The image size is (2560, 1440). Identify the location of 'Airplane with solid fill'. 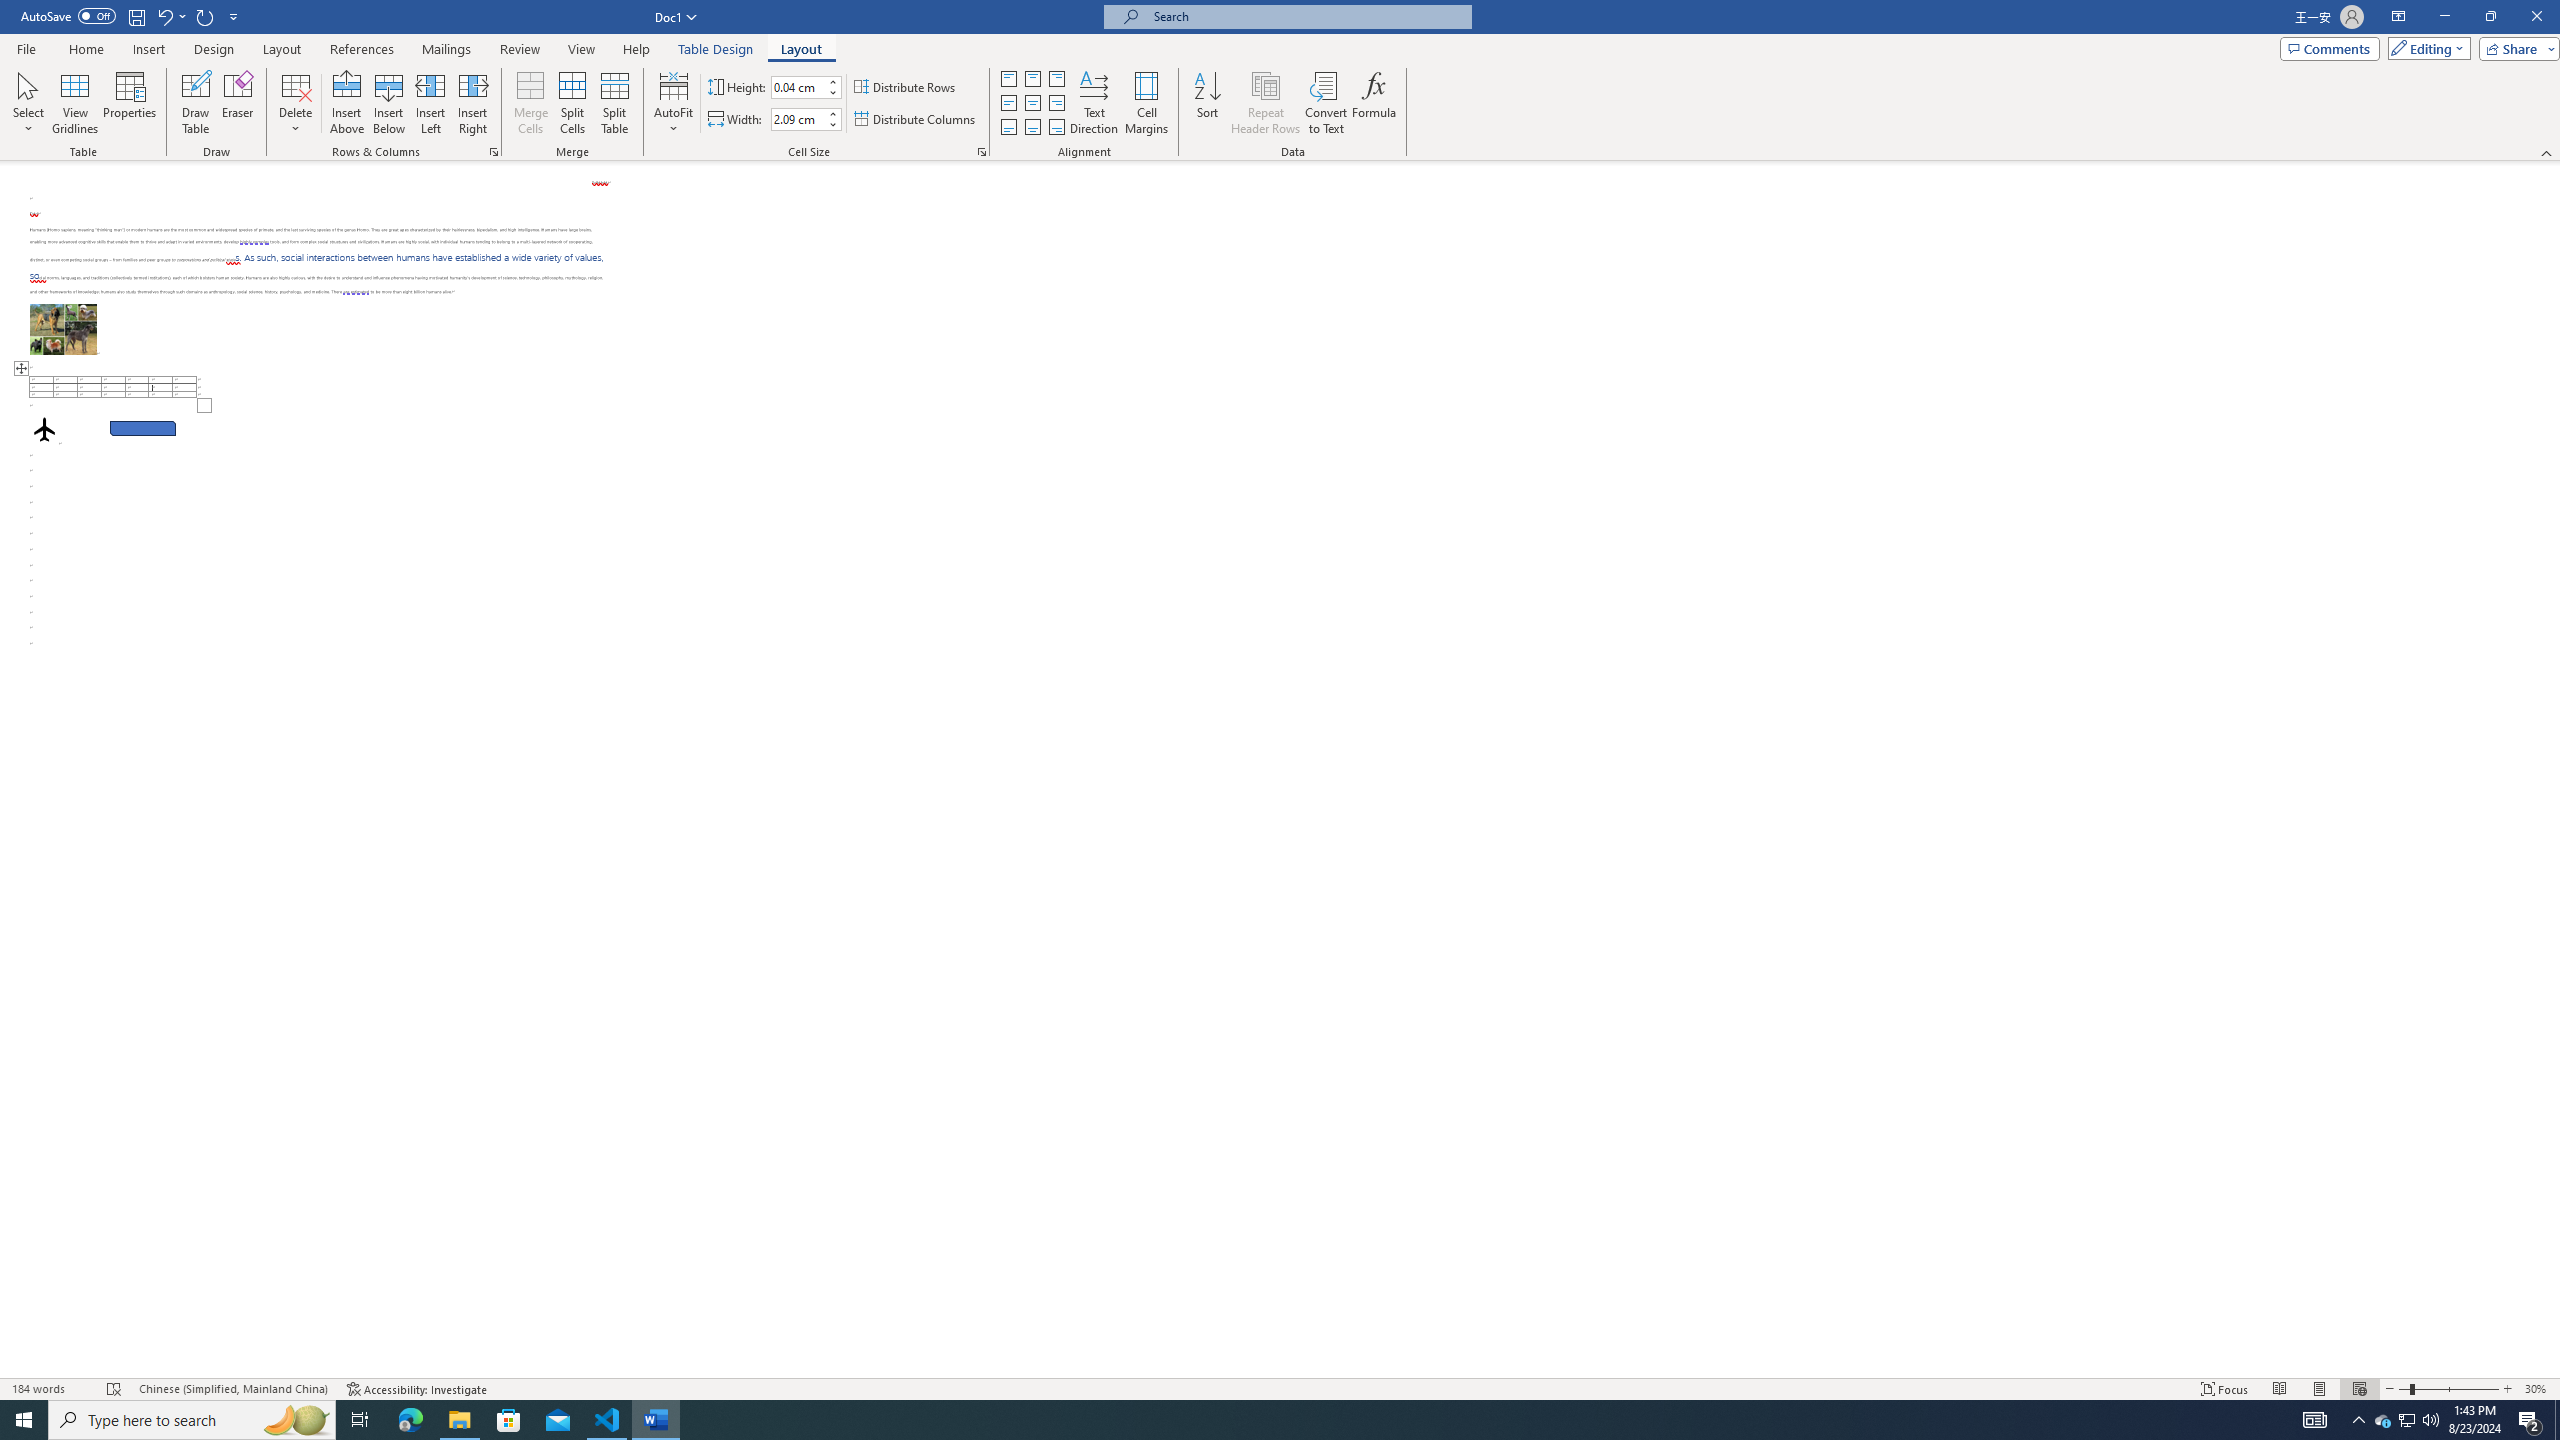
(44, 428).